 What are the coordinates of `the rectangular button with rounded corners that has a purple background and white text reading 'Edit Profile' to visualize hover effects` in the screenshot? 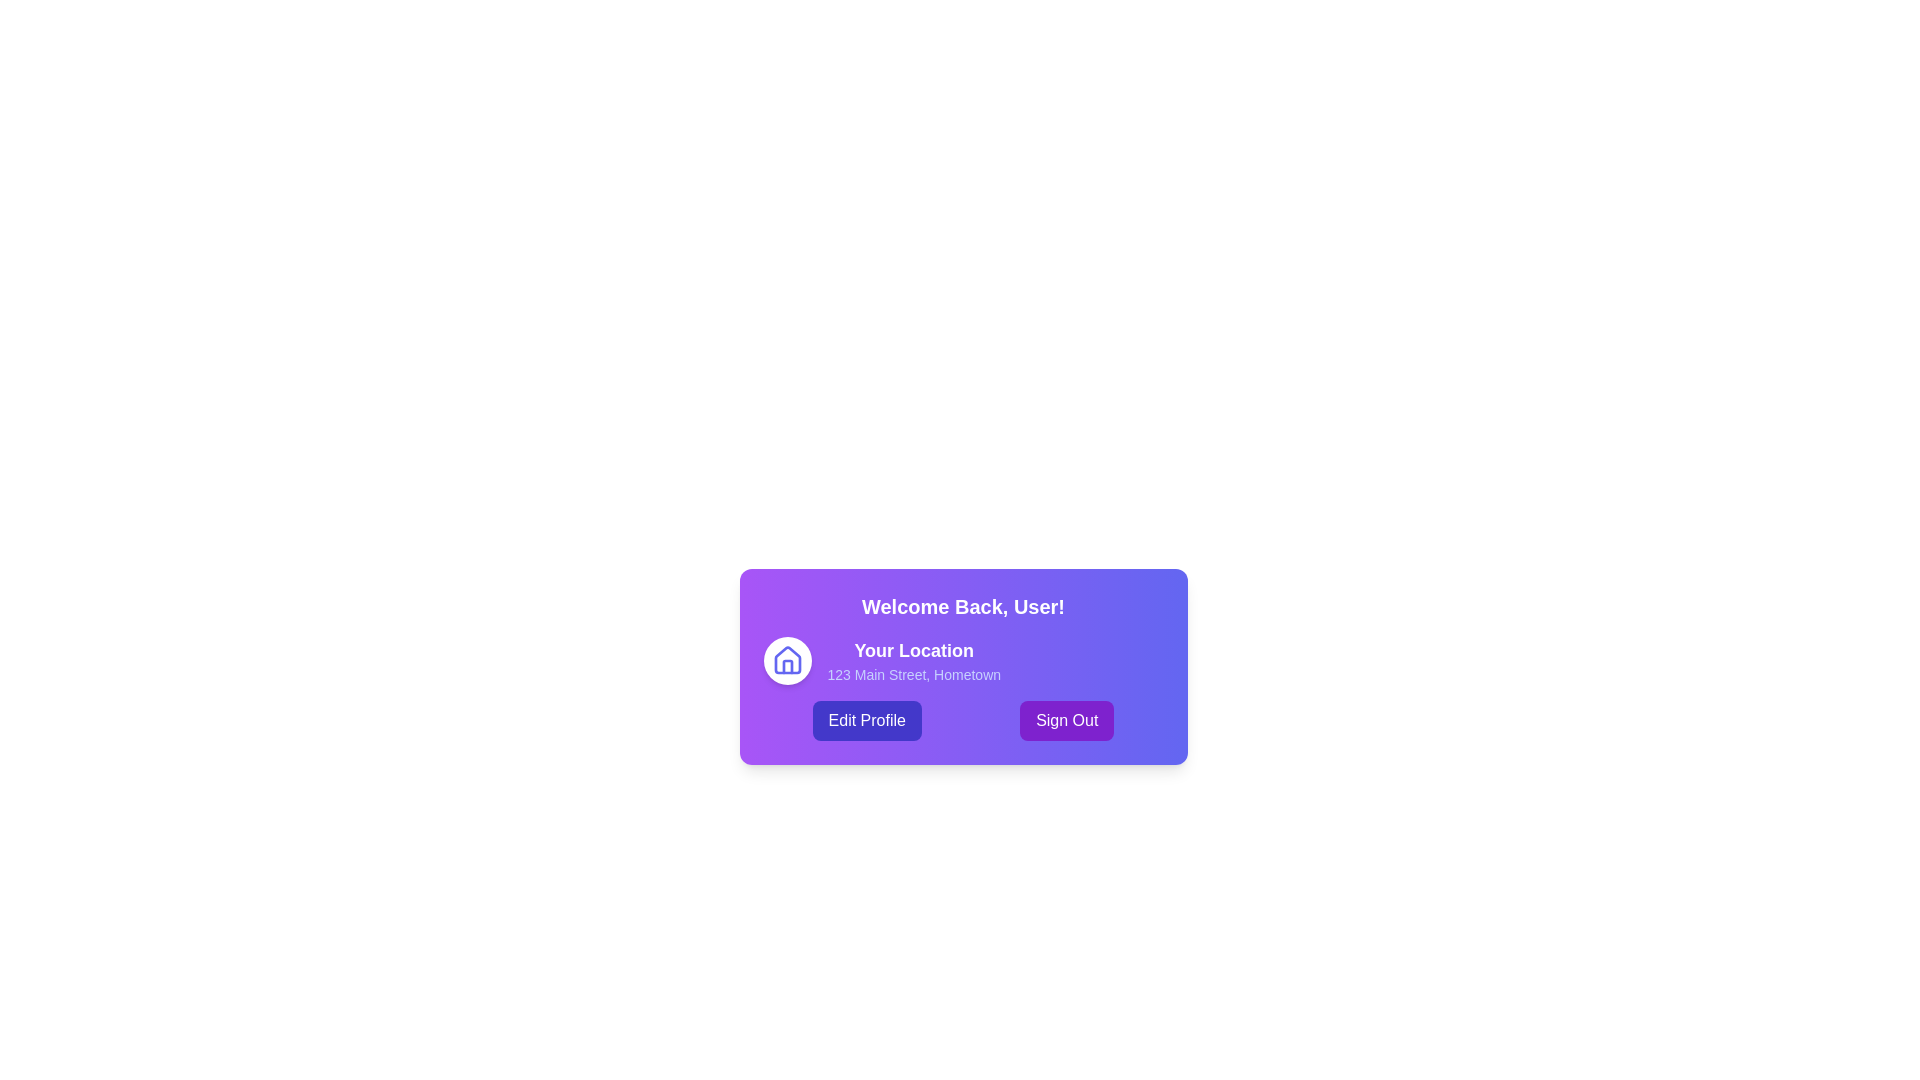 It's located at (867, 721).